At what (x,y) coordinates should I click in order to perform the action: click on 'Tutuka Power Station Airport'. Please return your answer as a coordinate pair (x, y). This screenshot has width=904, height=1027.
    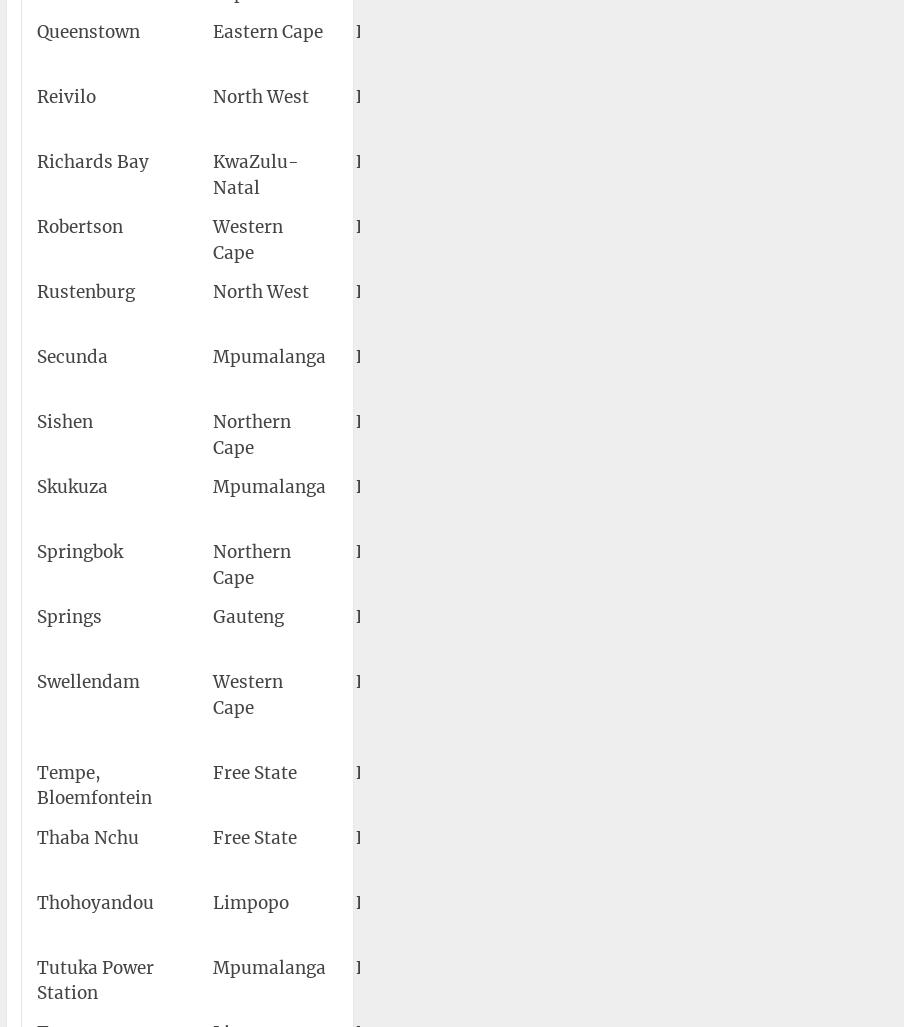
    Looking at the image, I should click on (579, 978).